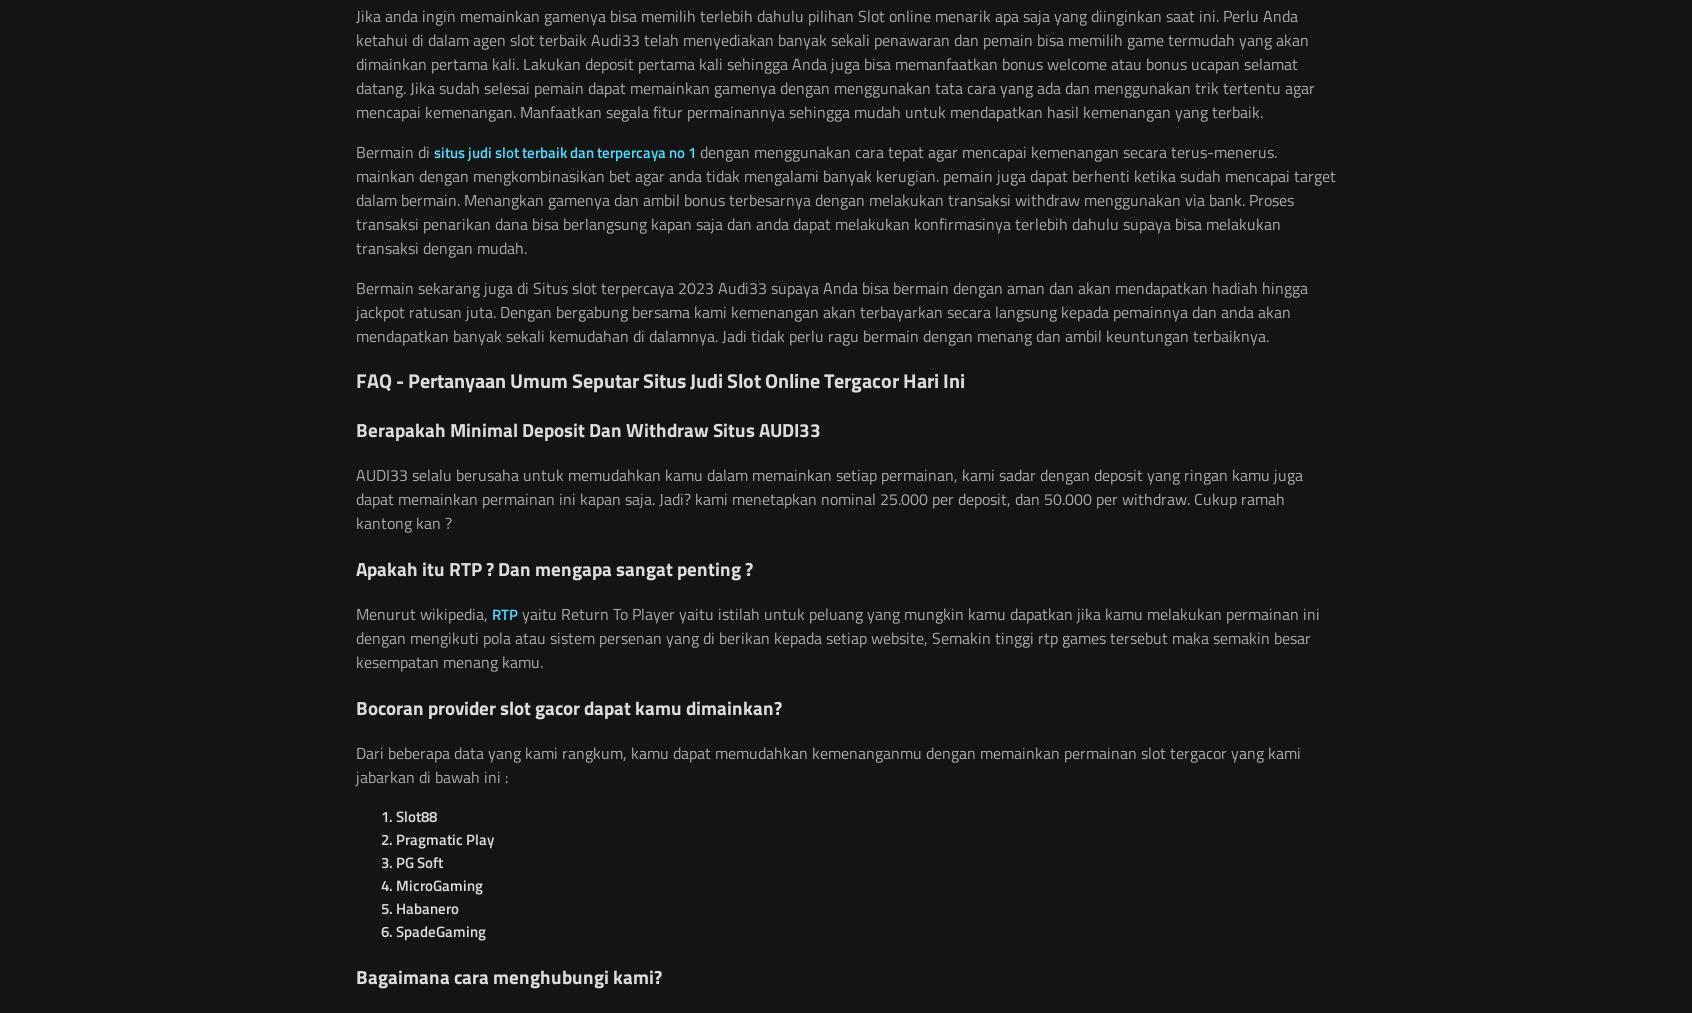 This screenshot has height=1013, width=1692. Describe the element at coordinates (831, 312) in the screenshot. I see `'Bermain sekarang juga di Situs slot terpercaya 2023 Audi33 supaya Anda bisa bermain dengan aman dan akan mendapatkan hadiah hingga jackpot ratusan juta. Dengan bergabung bersama kami kemenangan akan terbayarkan secara langsung kepada pemainnya dan anda akan mendapatkan banyak sekali kemudahan di dalamnya. Jadi tidak perlu ragu bermain dengan menang dan ambil keuntungan terbaiknya.'` at that location.